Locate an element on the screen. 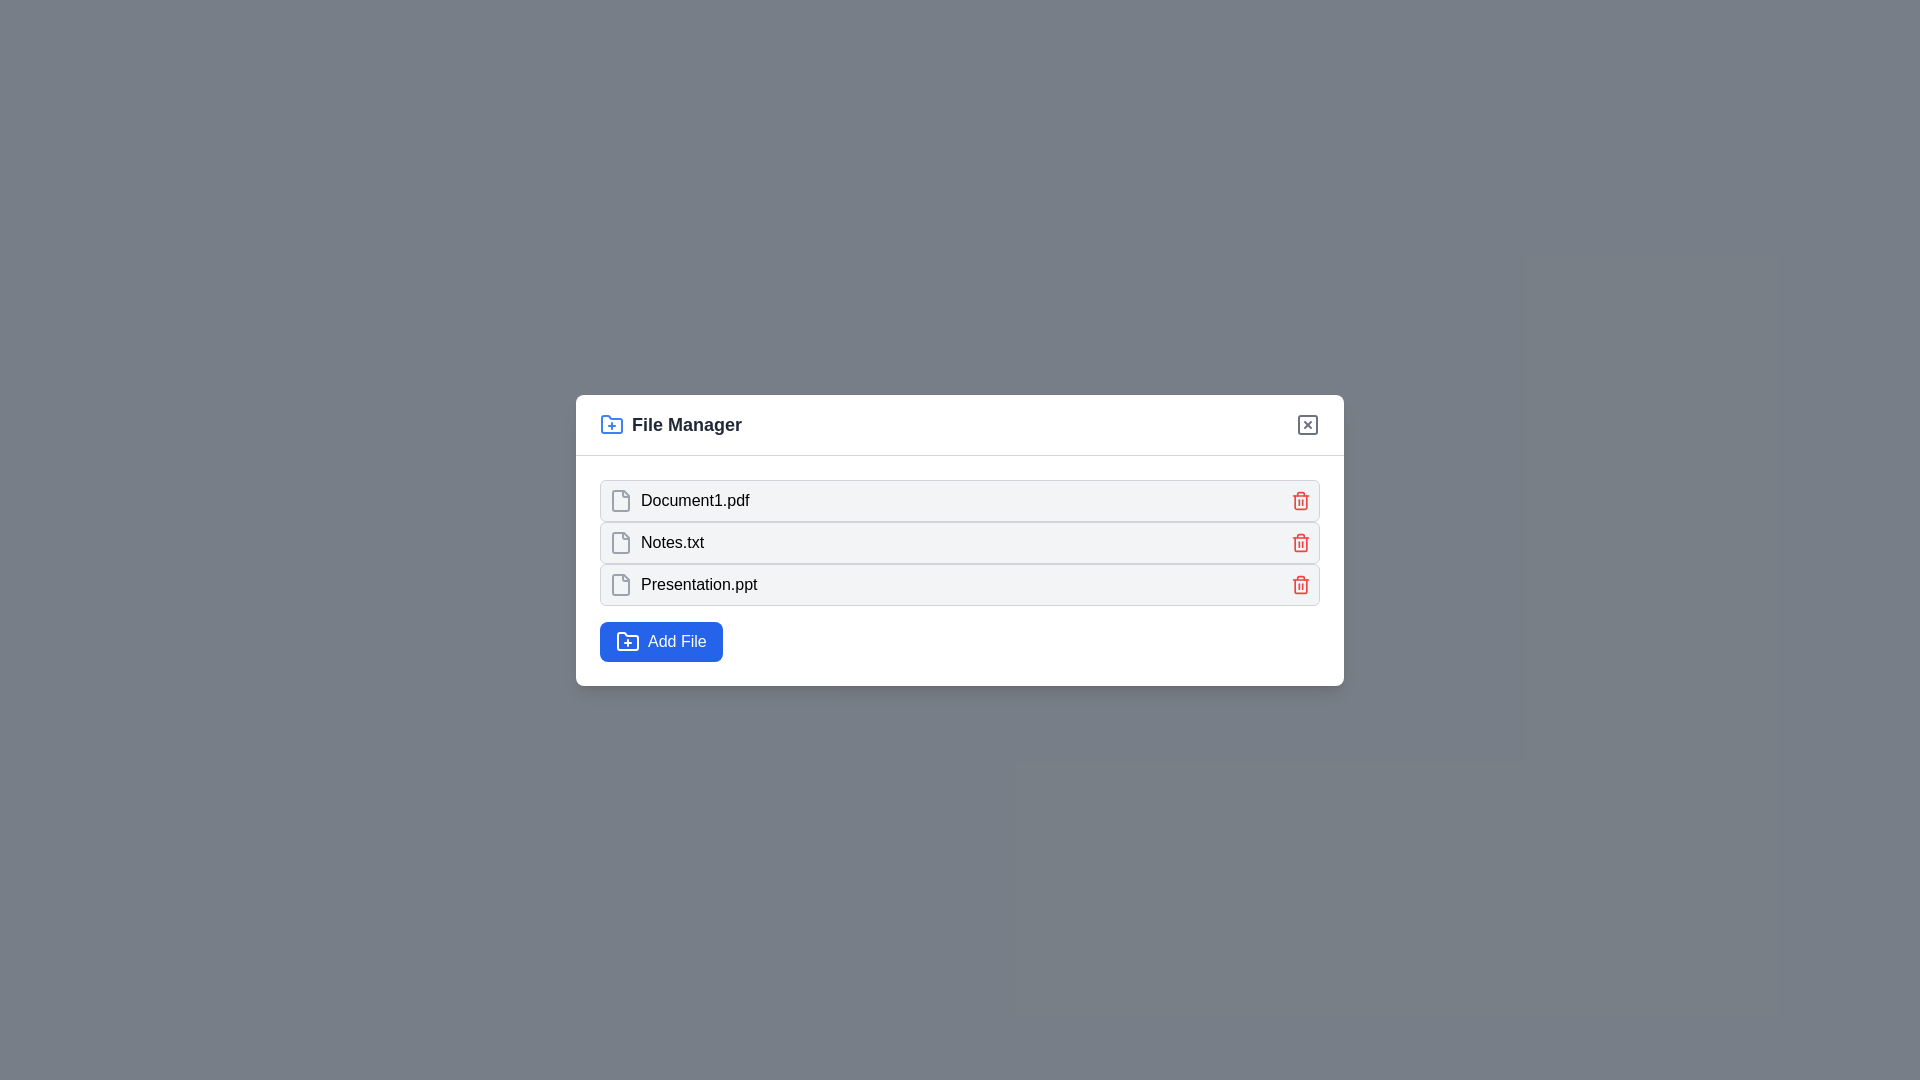 The image size is (1920, 1080). the close icon button located at the right side of the 'File Manager' header is located at coordinates (1308, 423).